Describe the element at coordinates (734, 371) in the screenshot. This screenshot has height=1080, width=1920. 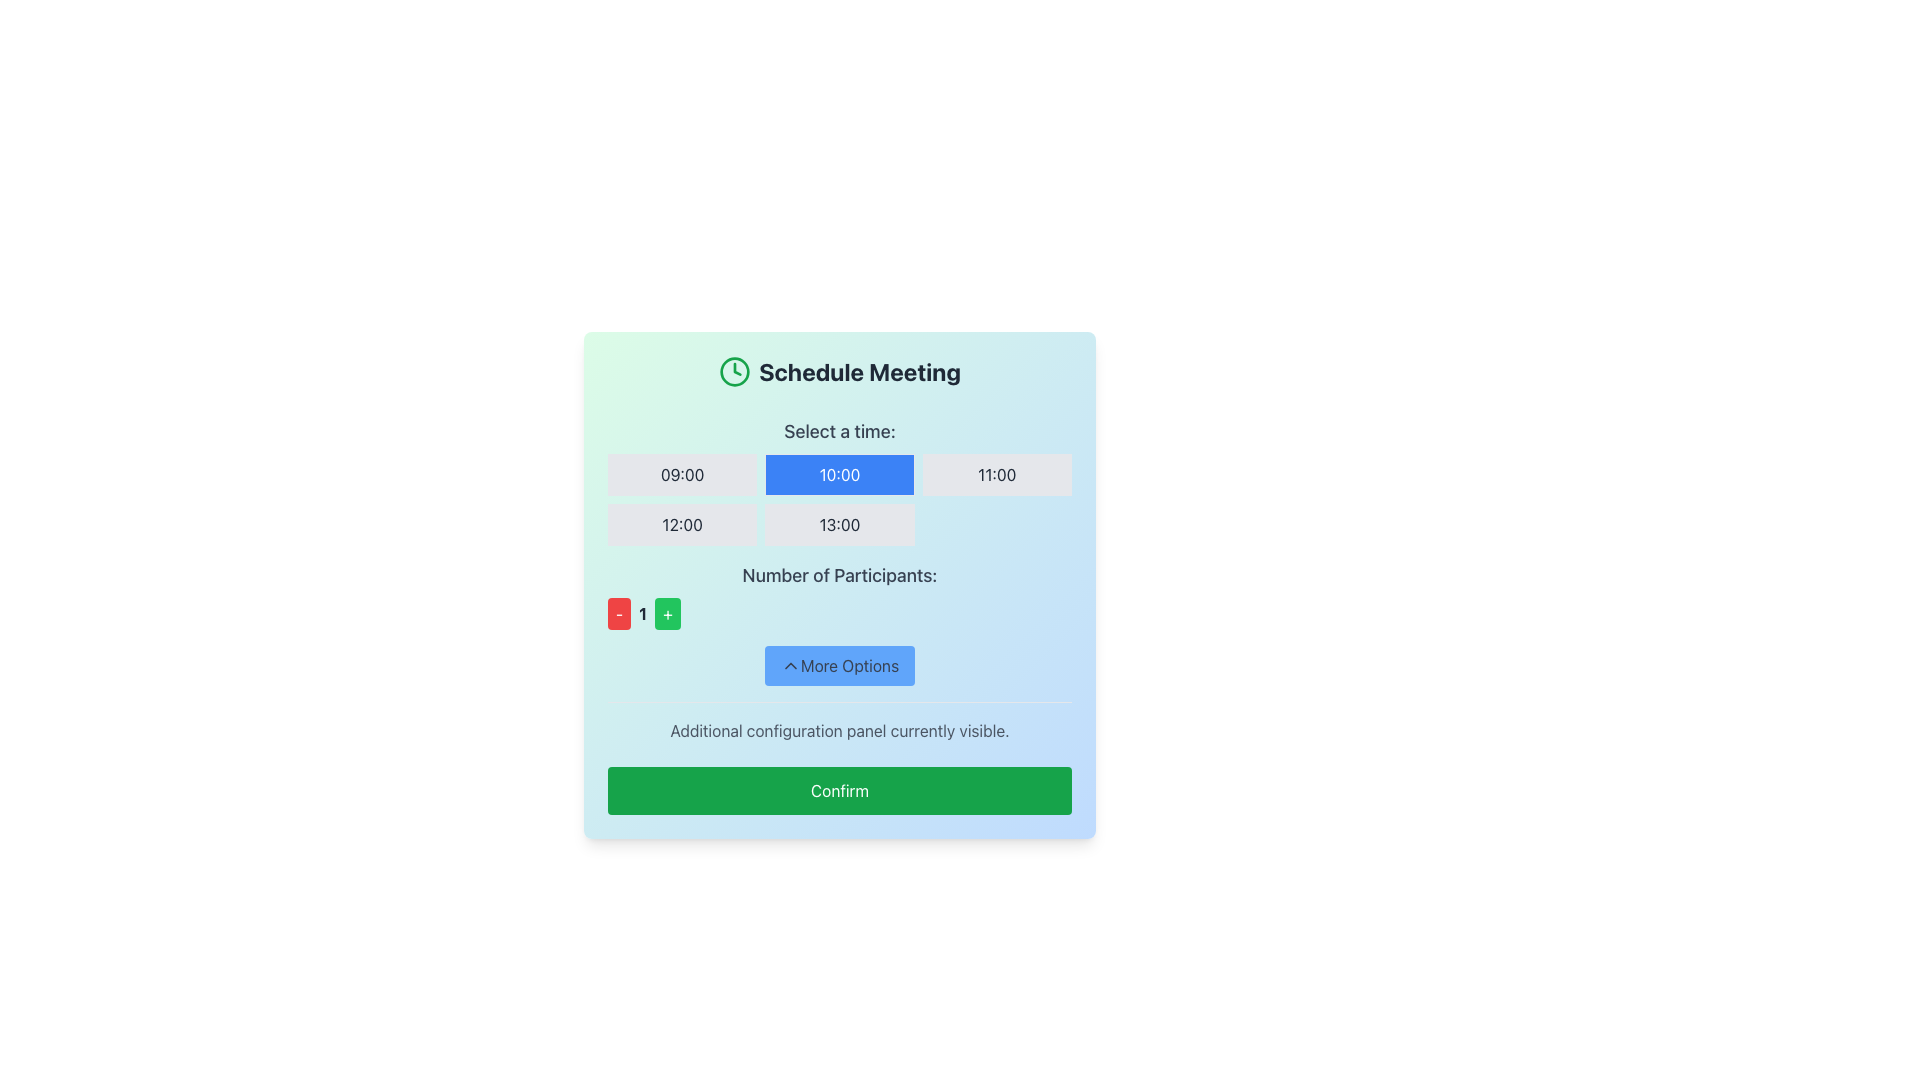
I see `the circle icon that is part of the clock icon located to the left of the 'Schedule Meeting' heading, which has a green outline` at that location.